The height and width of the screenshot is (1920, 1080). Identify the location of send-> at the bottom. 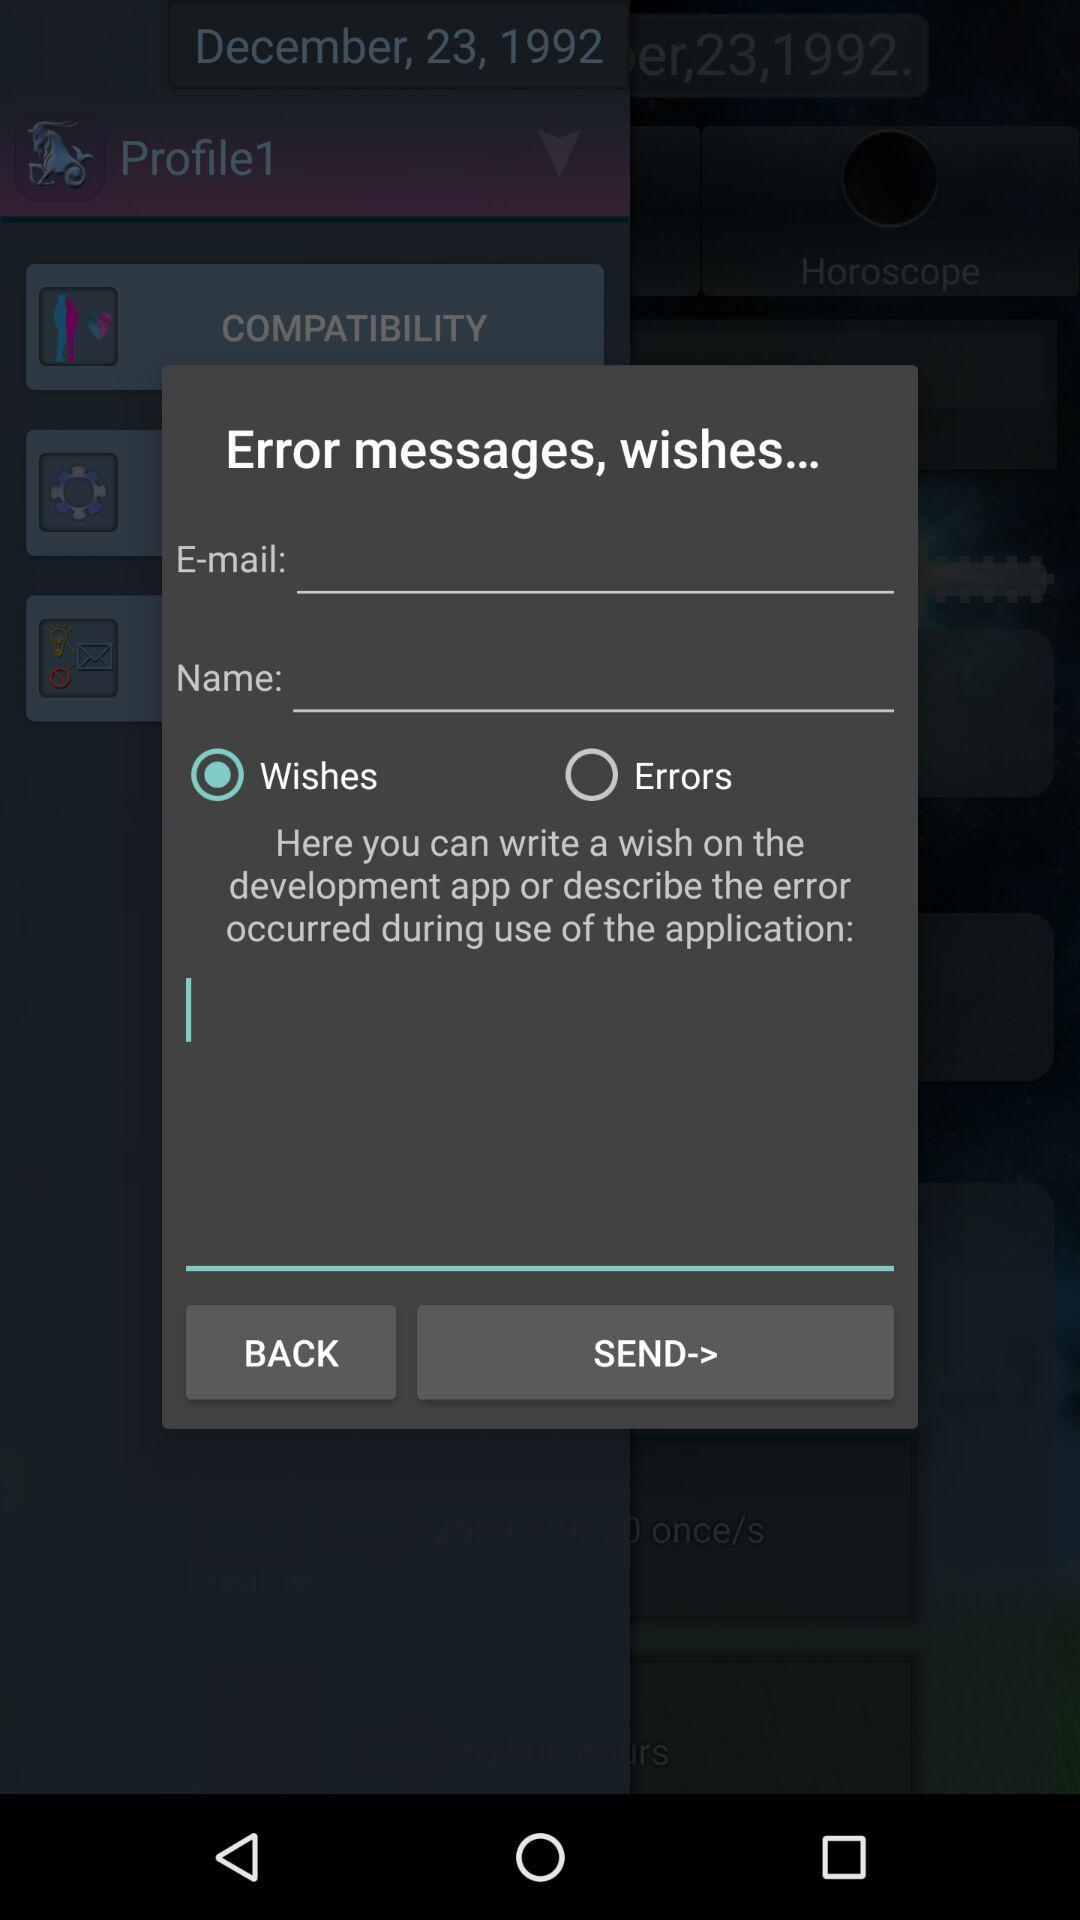
(655, 1352).